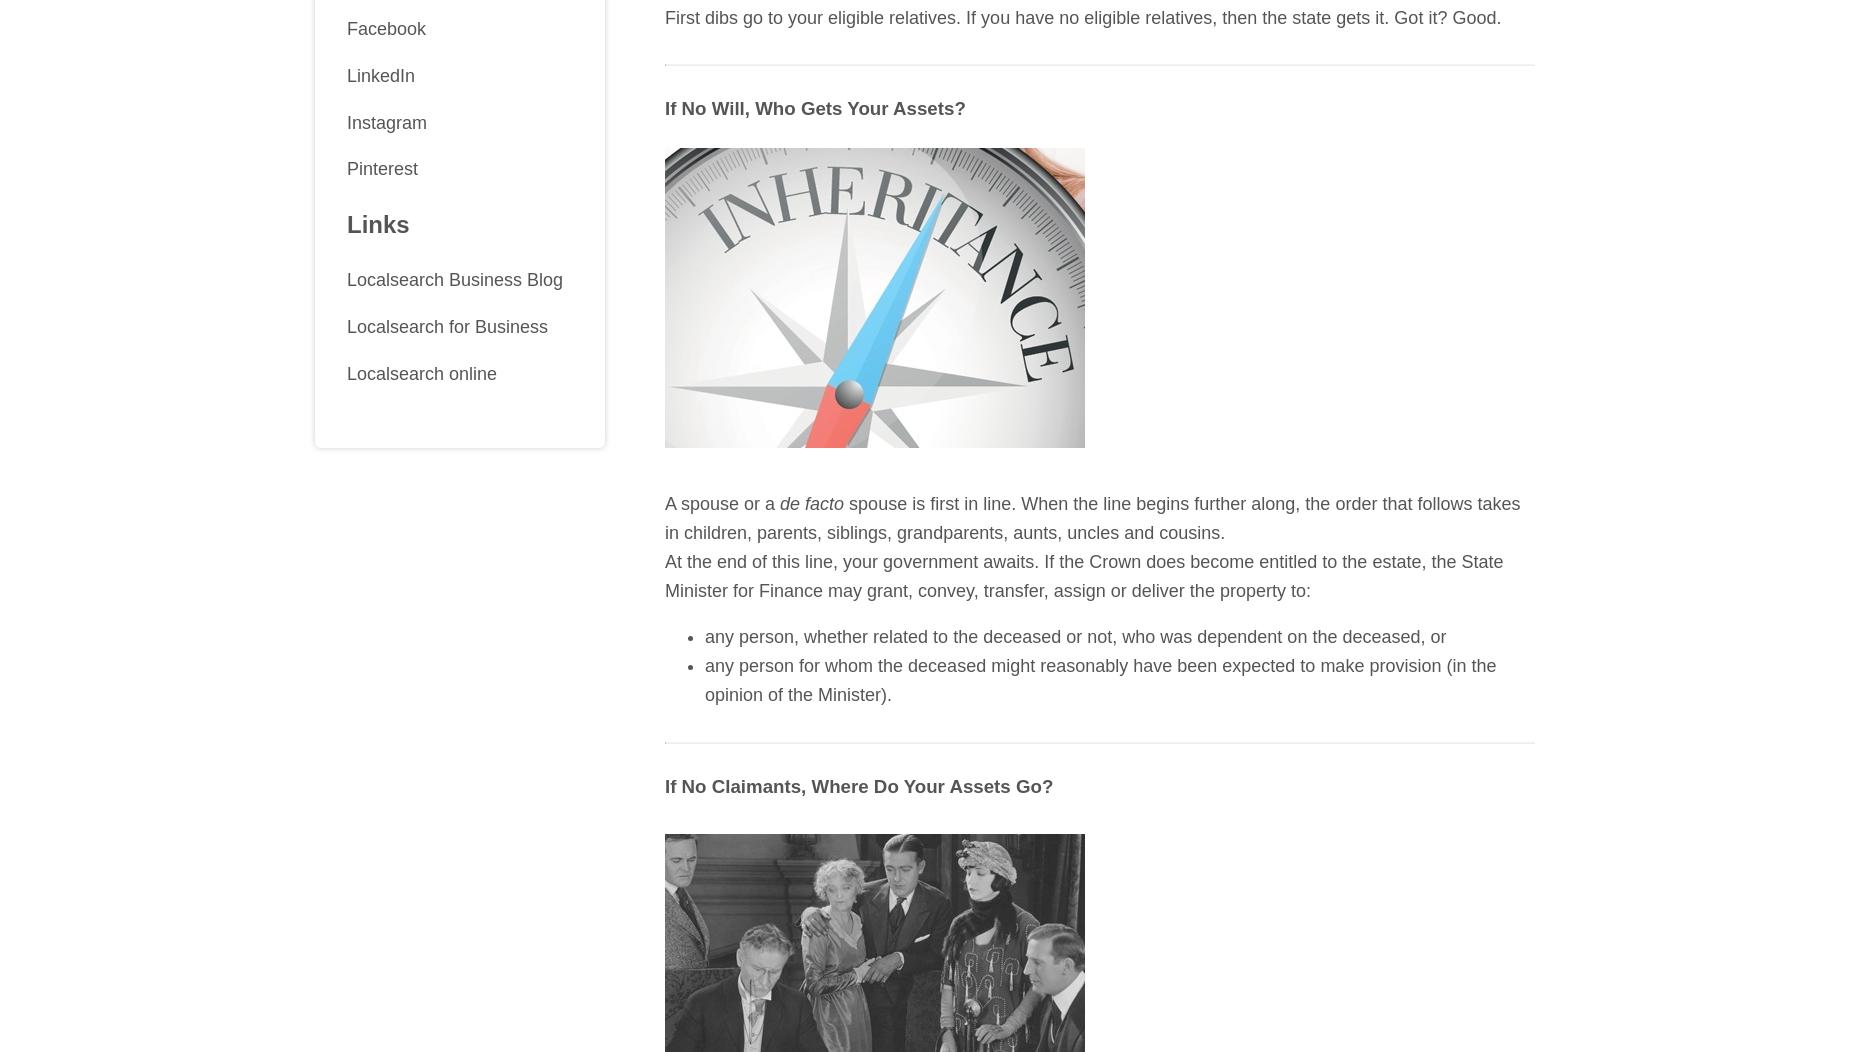  I want to click on 'Links', so click(376, 223).